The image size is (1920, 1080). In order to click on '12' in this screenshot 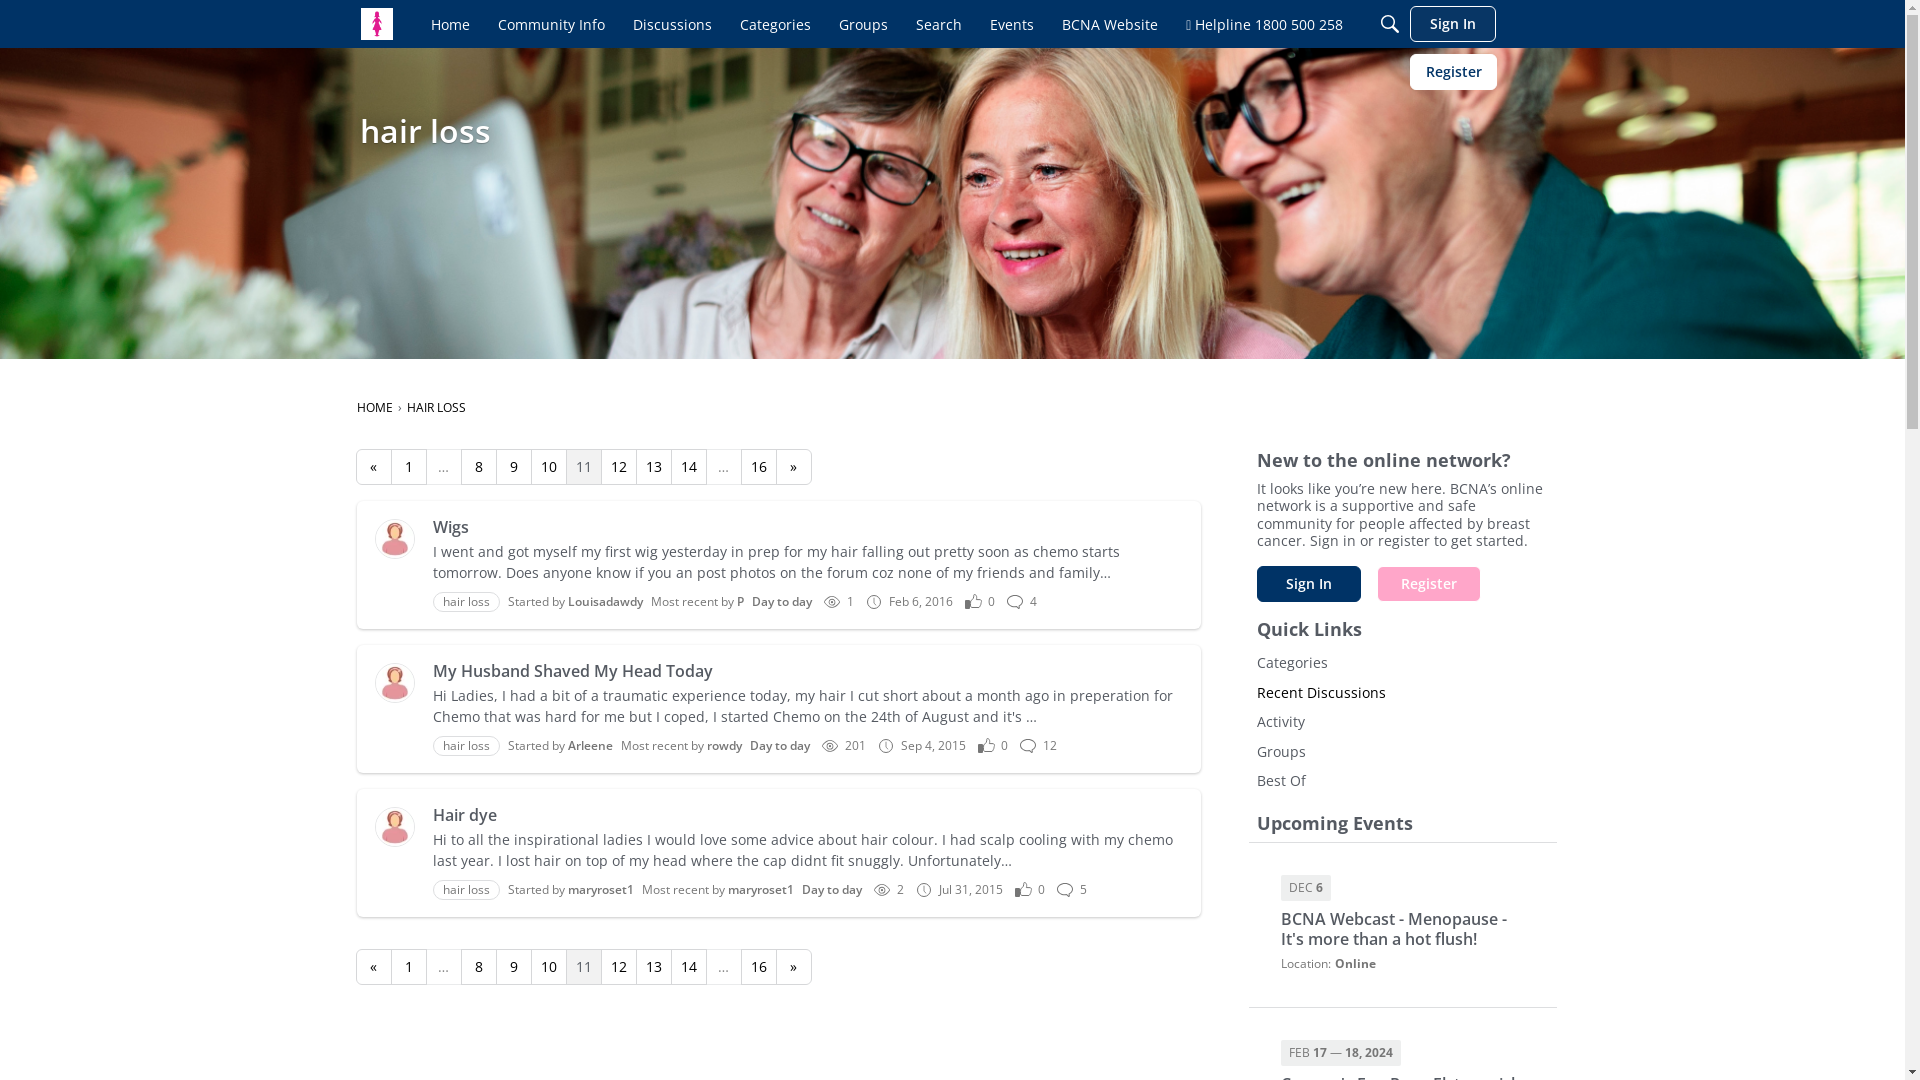, I will do `click(617, 466)`.